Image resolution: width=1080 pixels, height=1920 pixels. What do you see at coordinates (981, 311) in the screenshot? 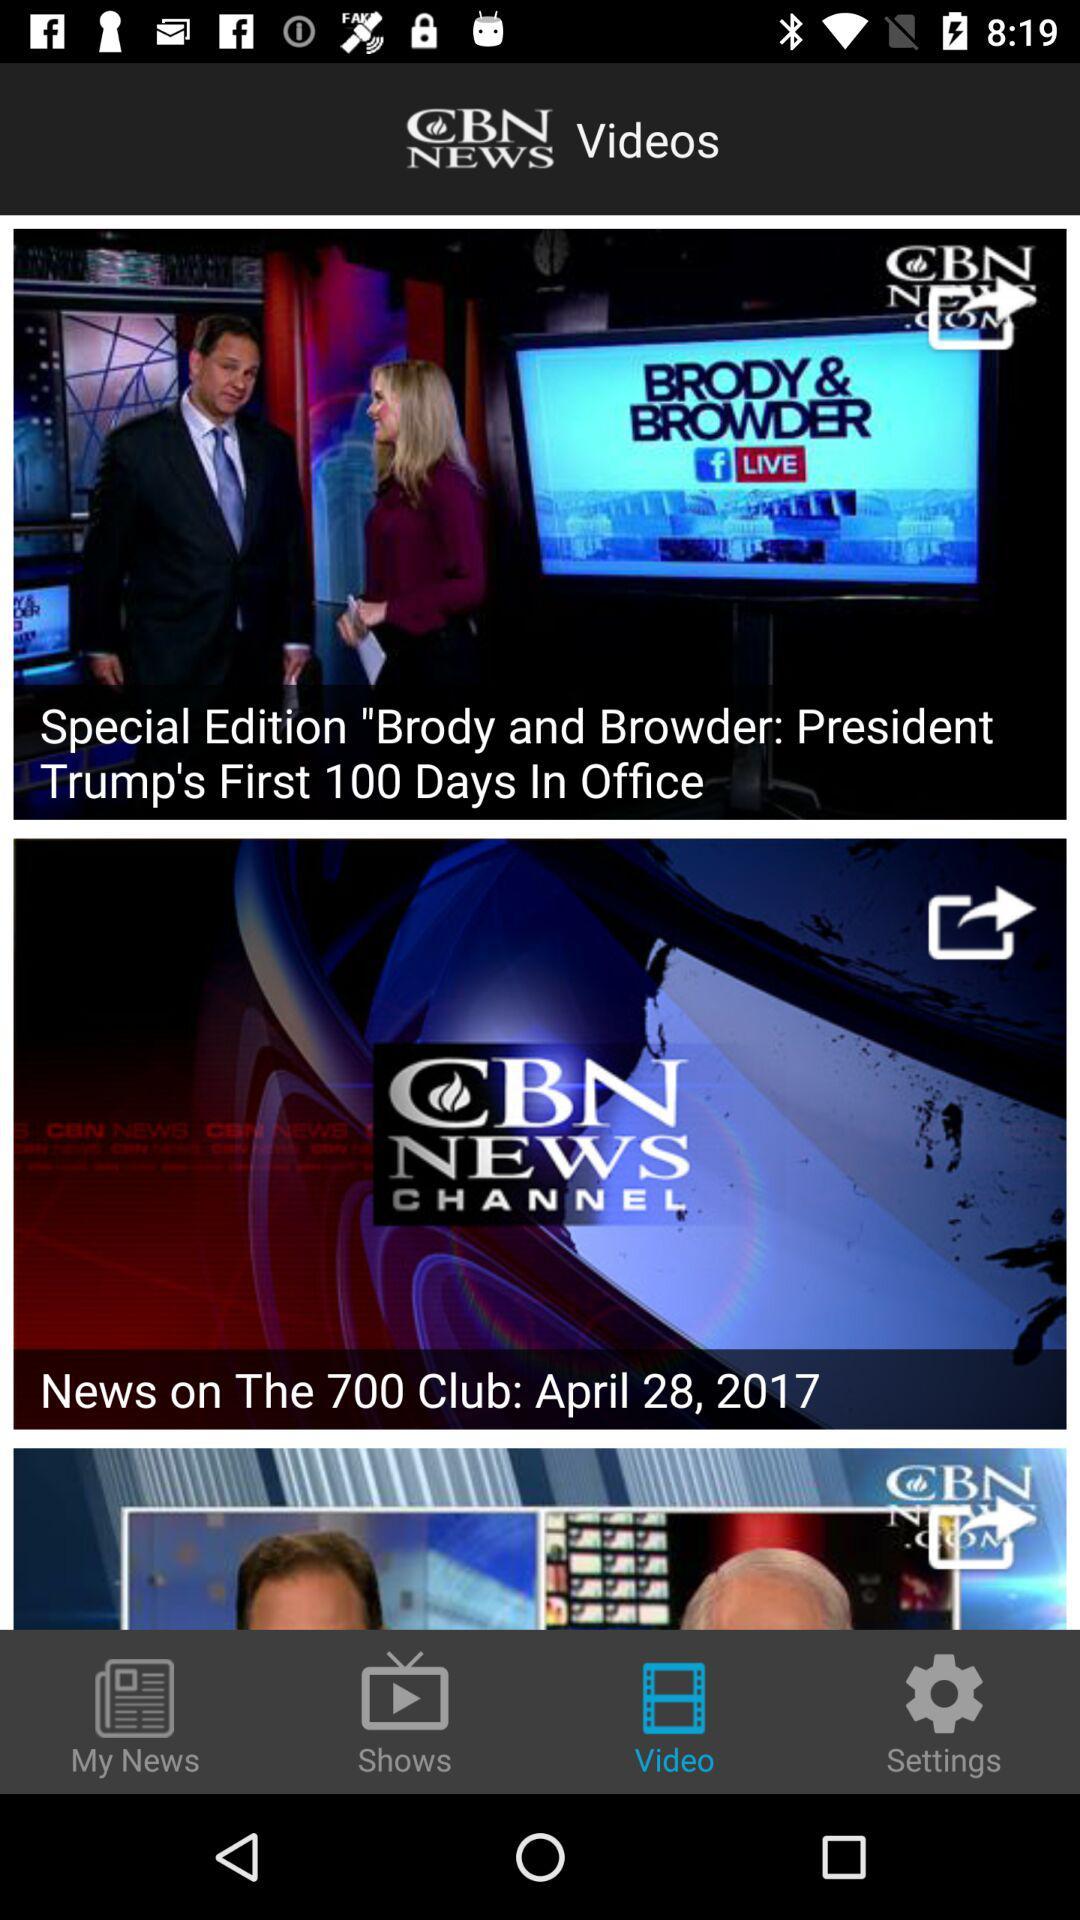
I see `watch video` at bounding box center [981, 311].